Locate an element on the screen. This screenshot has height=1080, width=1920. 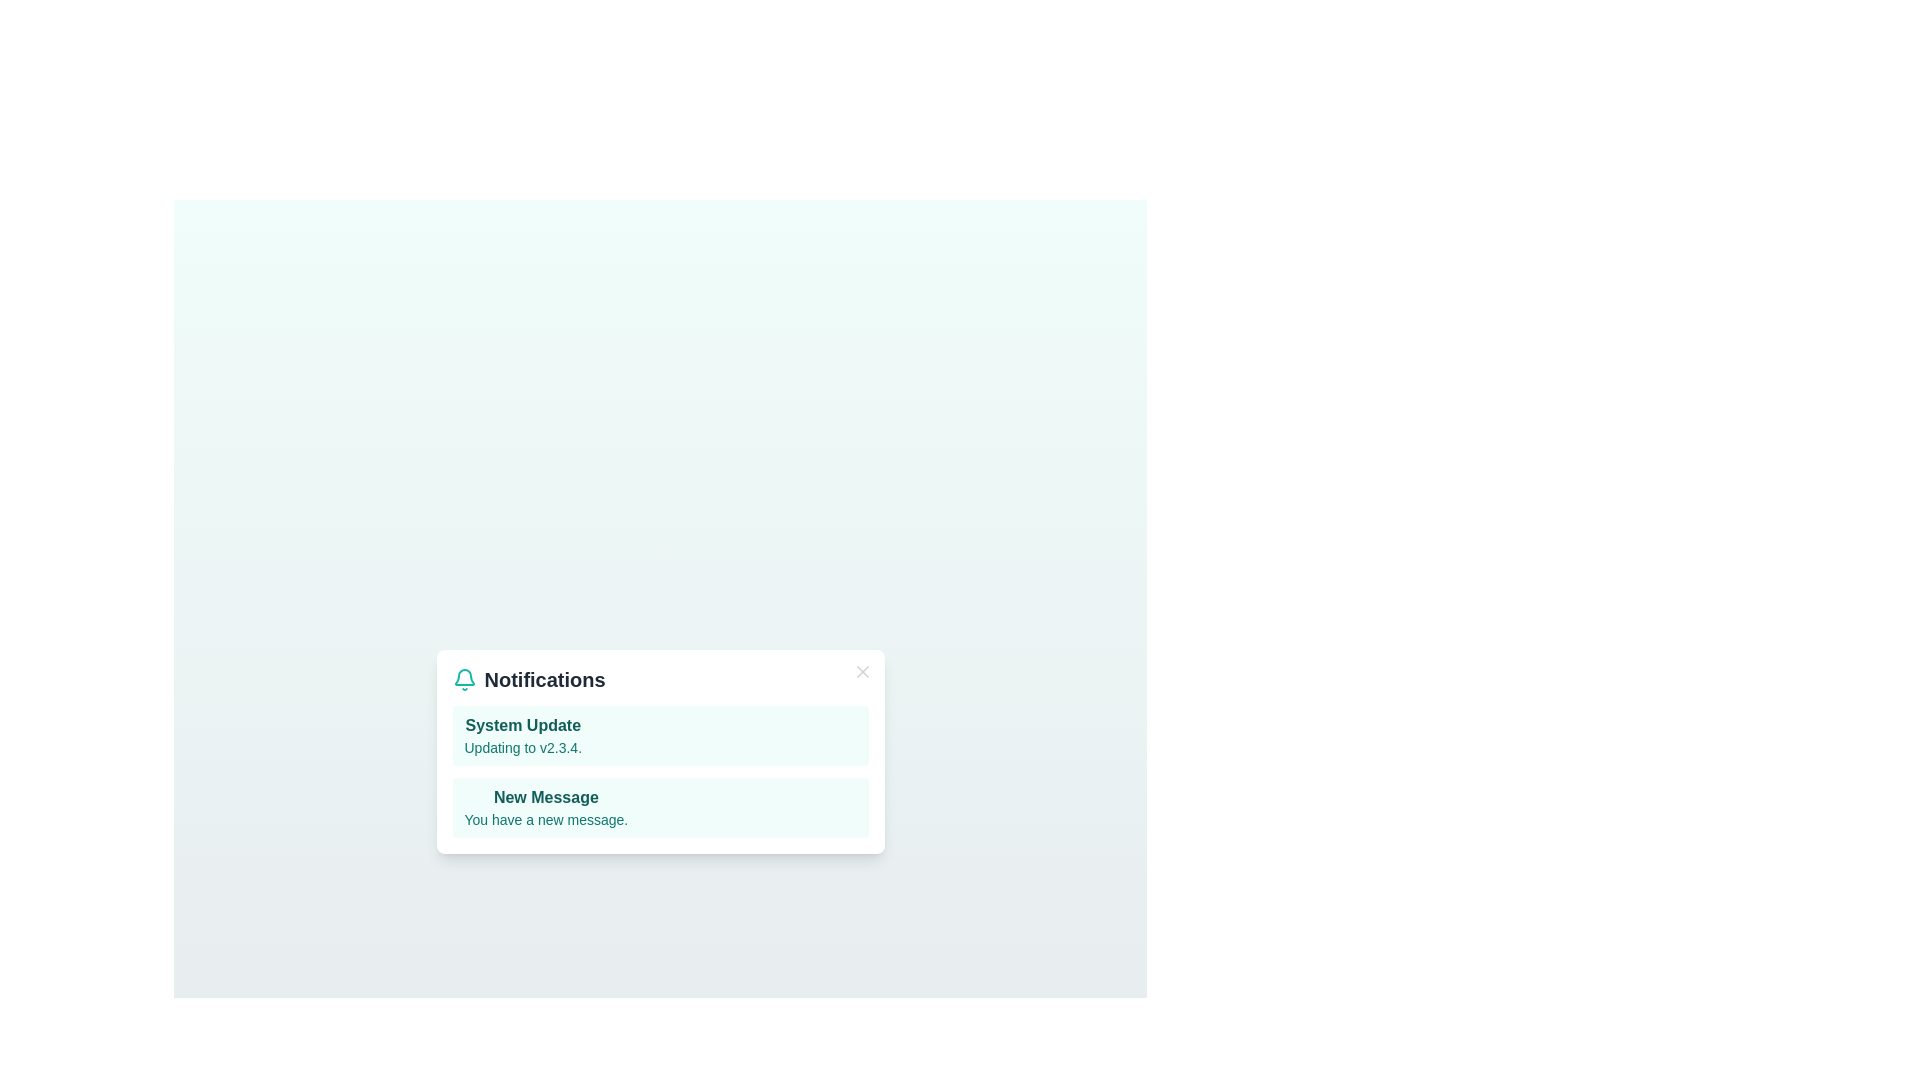
the 'X' button to close the notification hub is located at coordinates (862, 671).